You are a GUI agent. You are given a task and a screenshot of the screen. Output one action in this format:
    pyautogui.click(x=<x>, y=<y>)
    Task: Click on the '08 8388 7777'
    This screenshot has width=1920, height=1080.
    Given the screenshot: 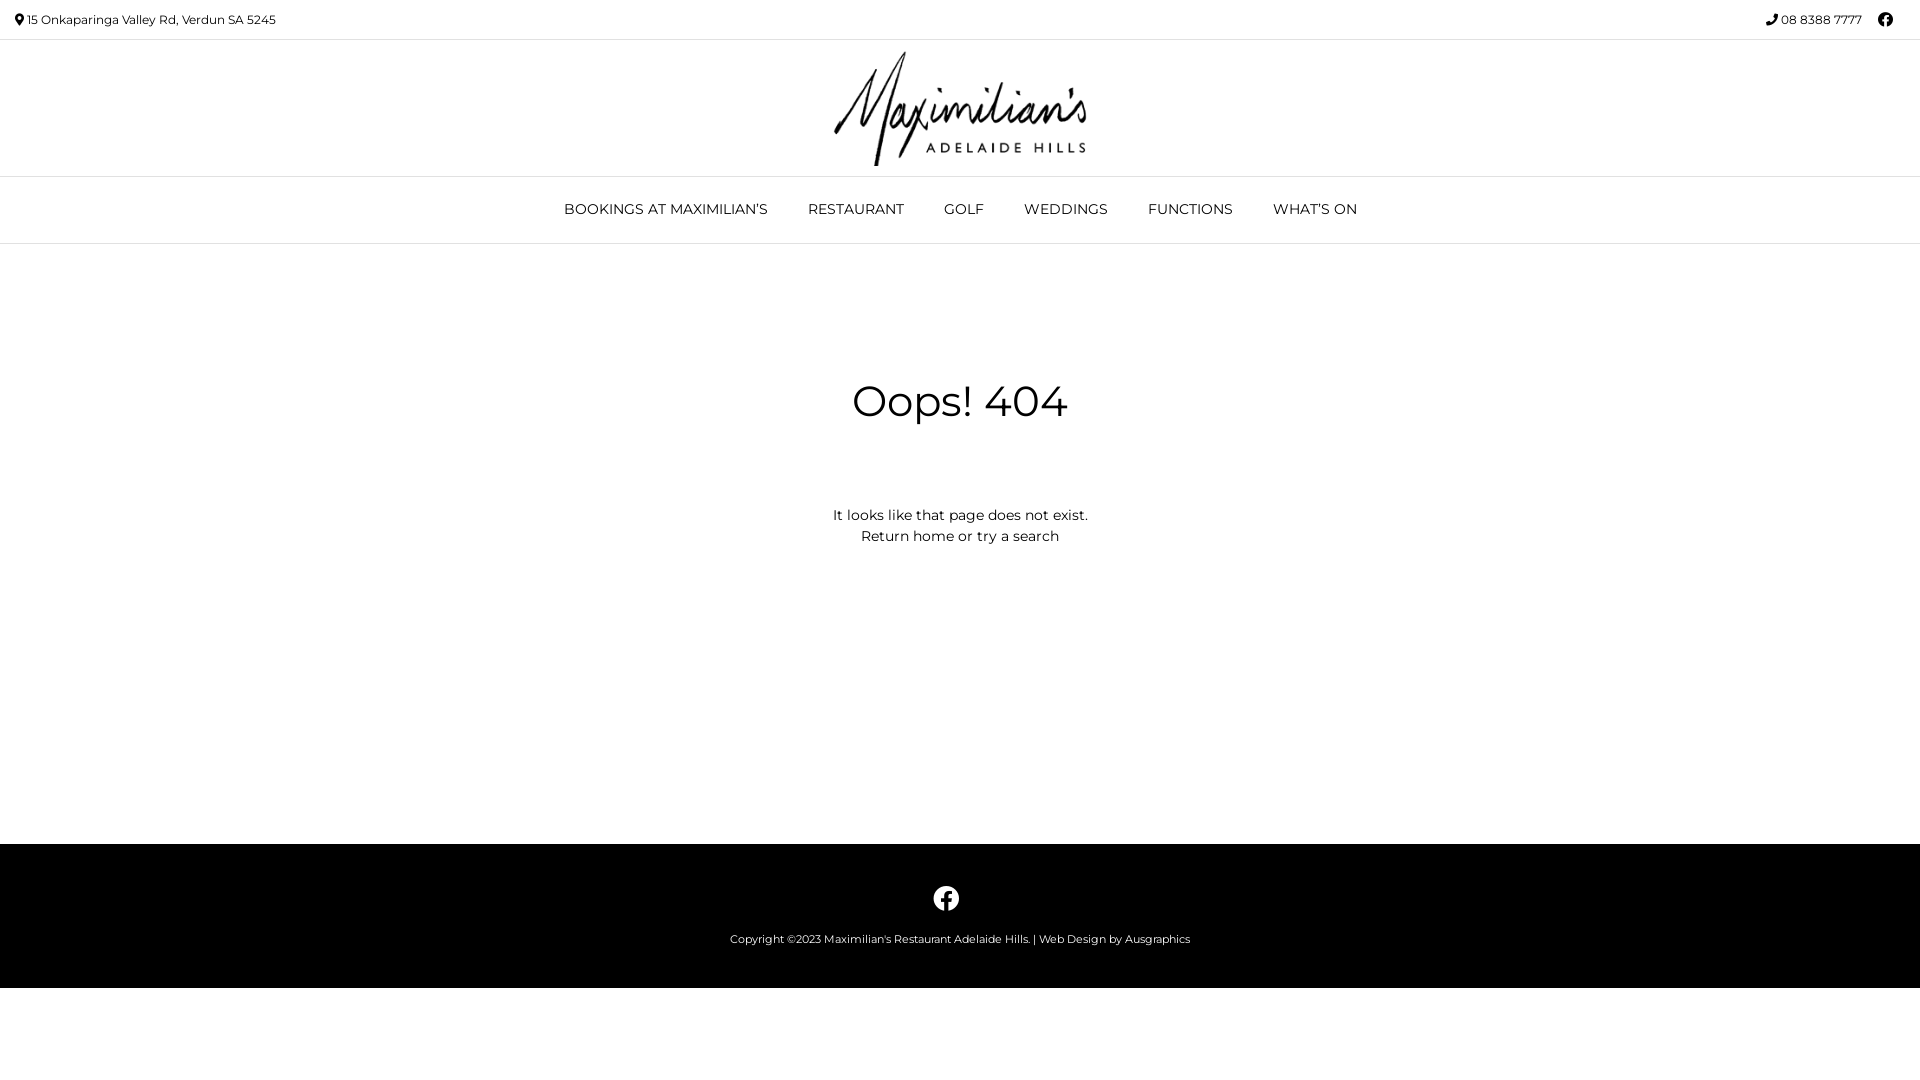 What is the action you would take?
    pyautogui.click(x=1780, y=19)
    